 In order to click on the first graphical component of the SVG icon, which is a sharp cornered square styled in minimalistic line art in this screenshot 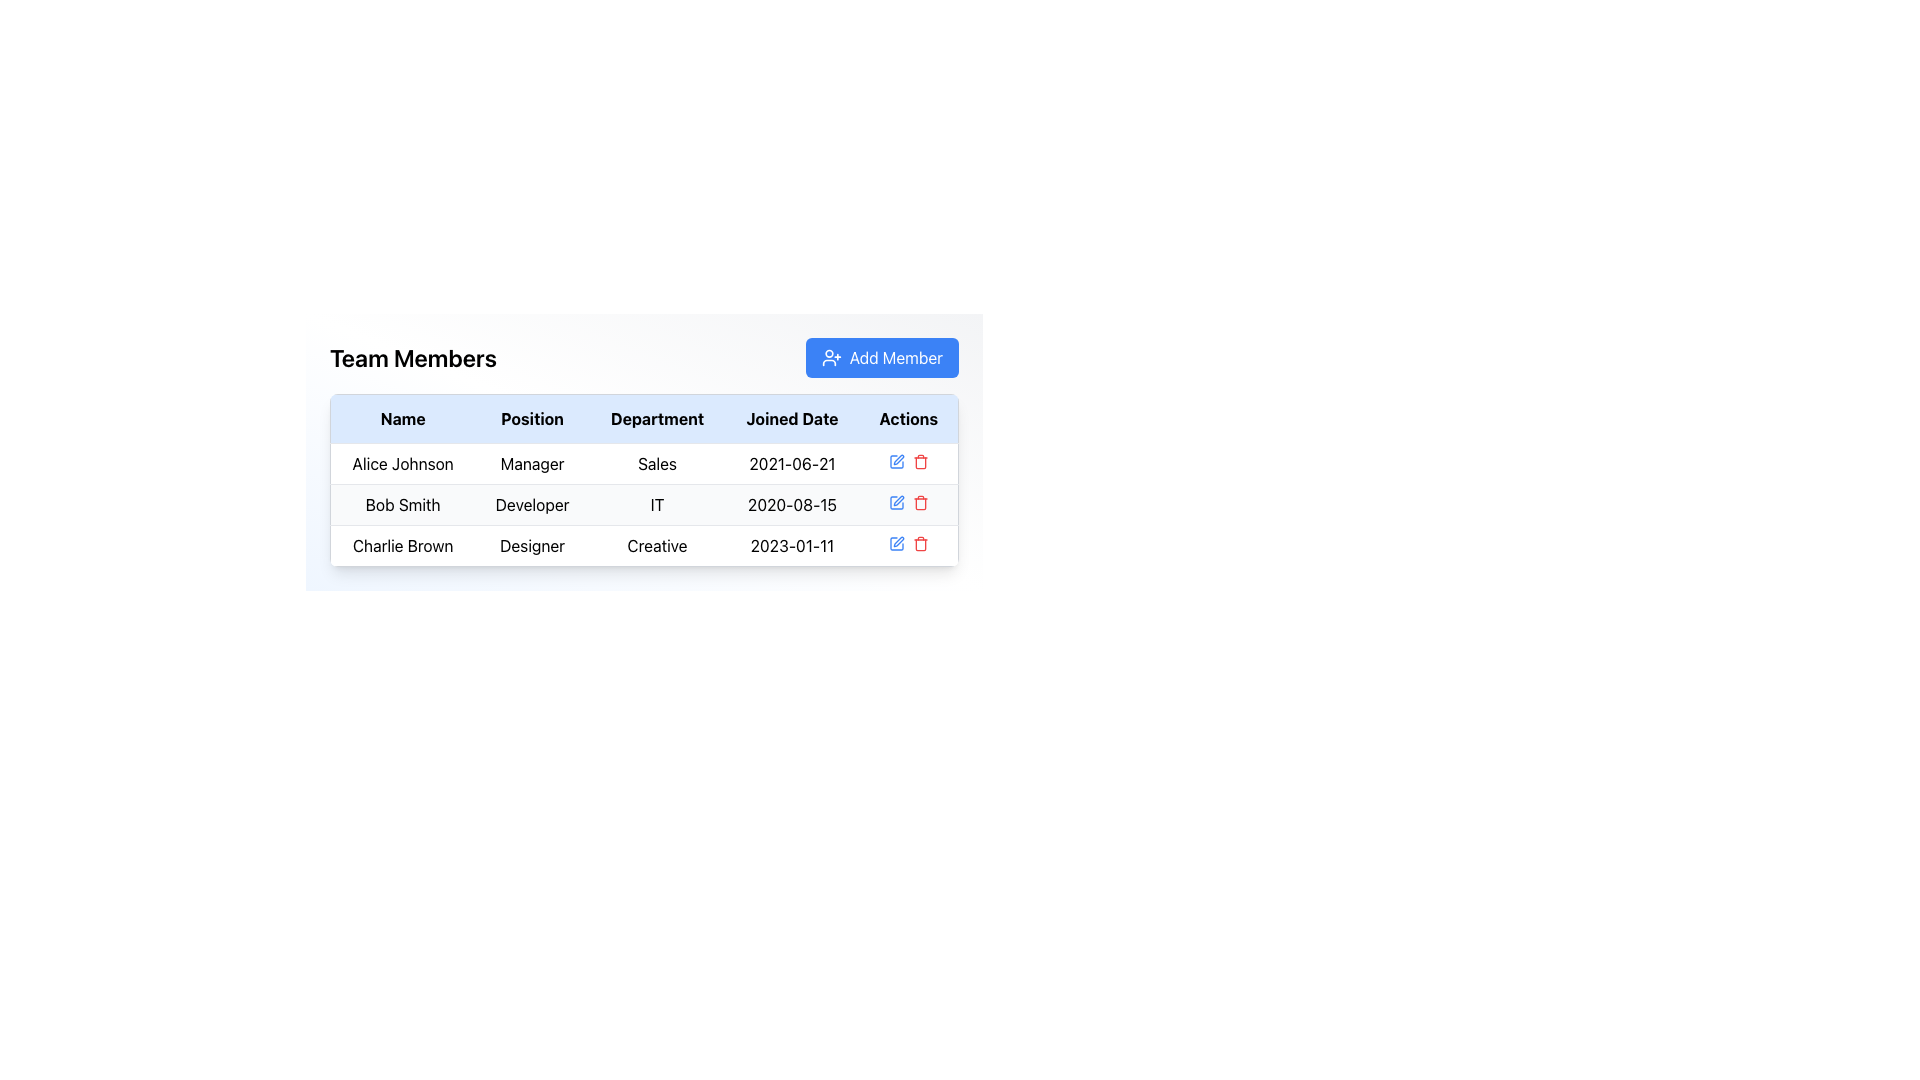, I will do `click(895, 543)`.